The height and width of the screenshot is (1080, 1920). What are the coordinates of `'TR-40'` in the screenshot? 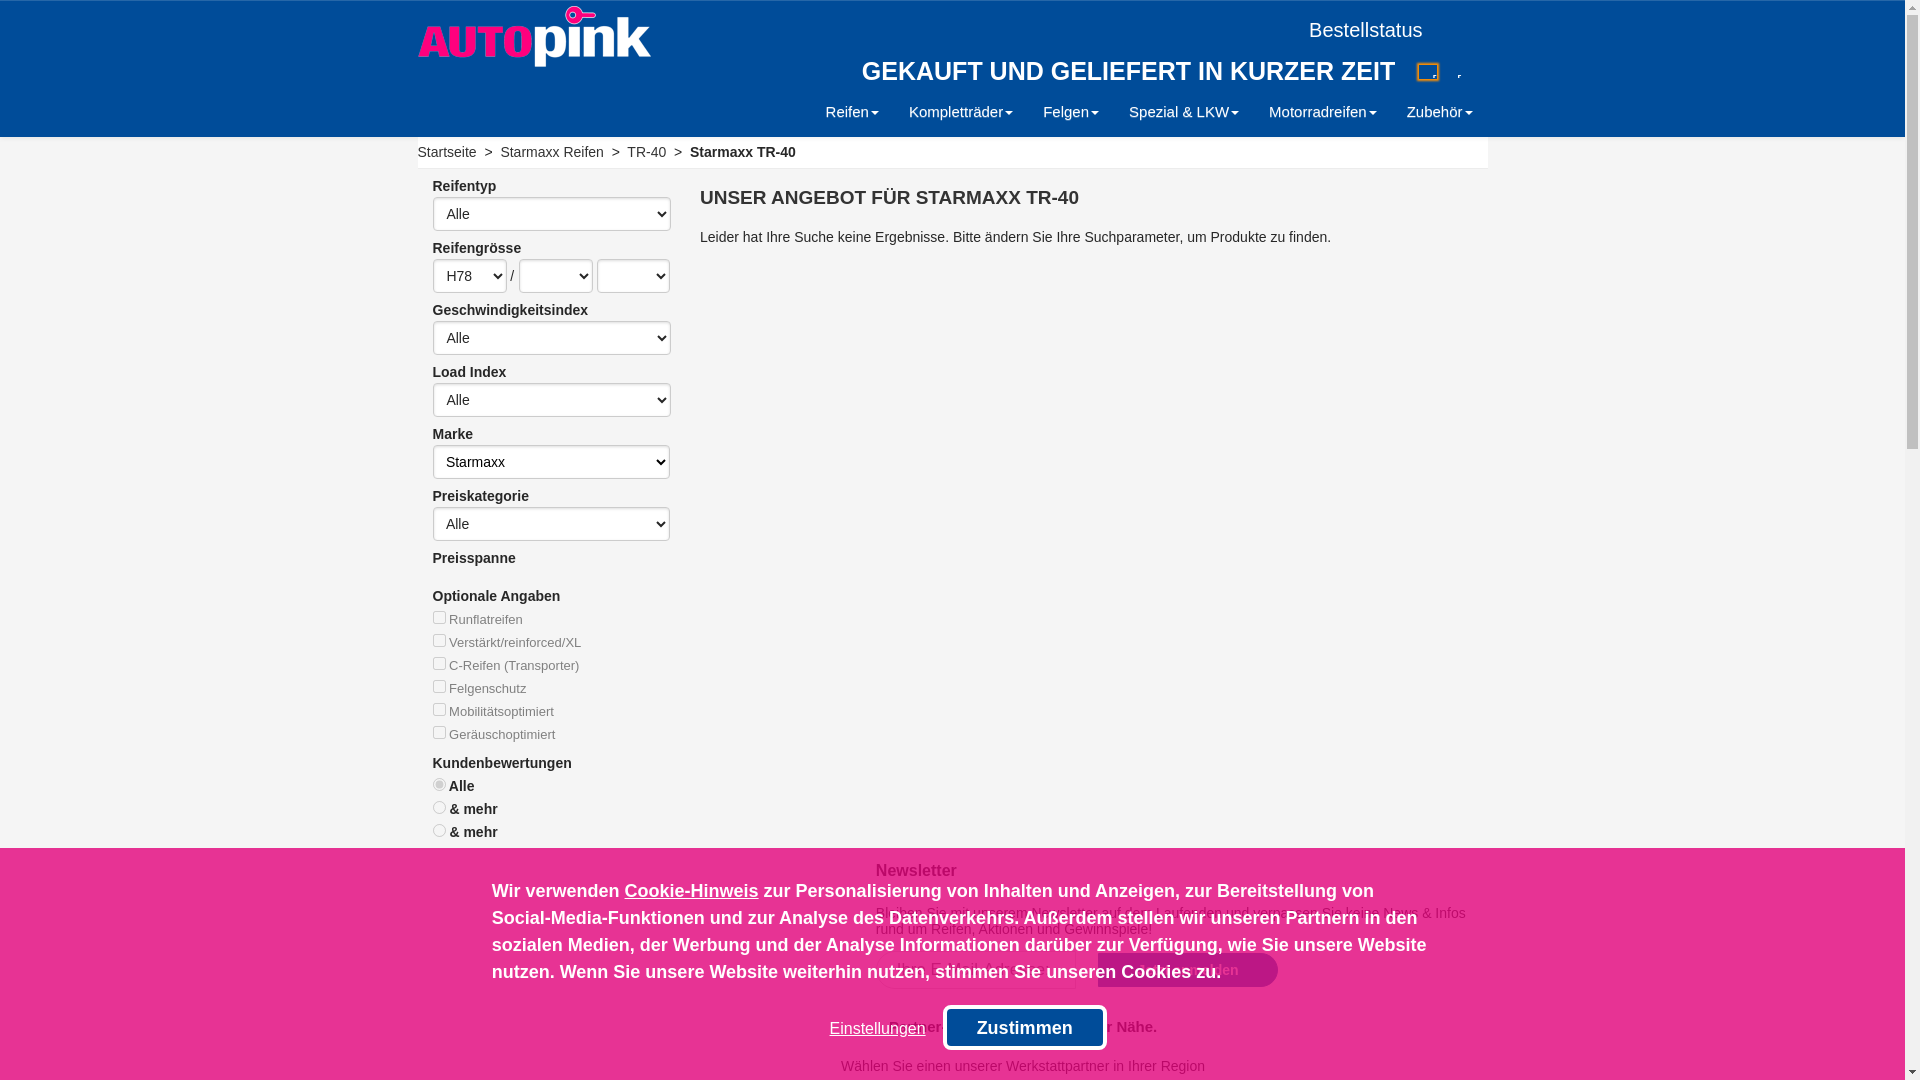 It's located at (646, 150).